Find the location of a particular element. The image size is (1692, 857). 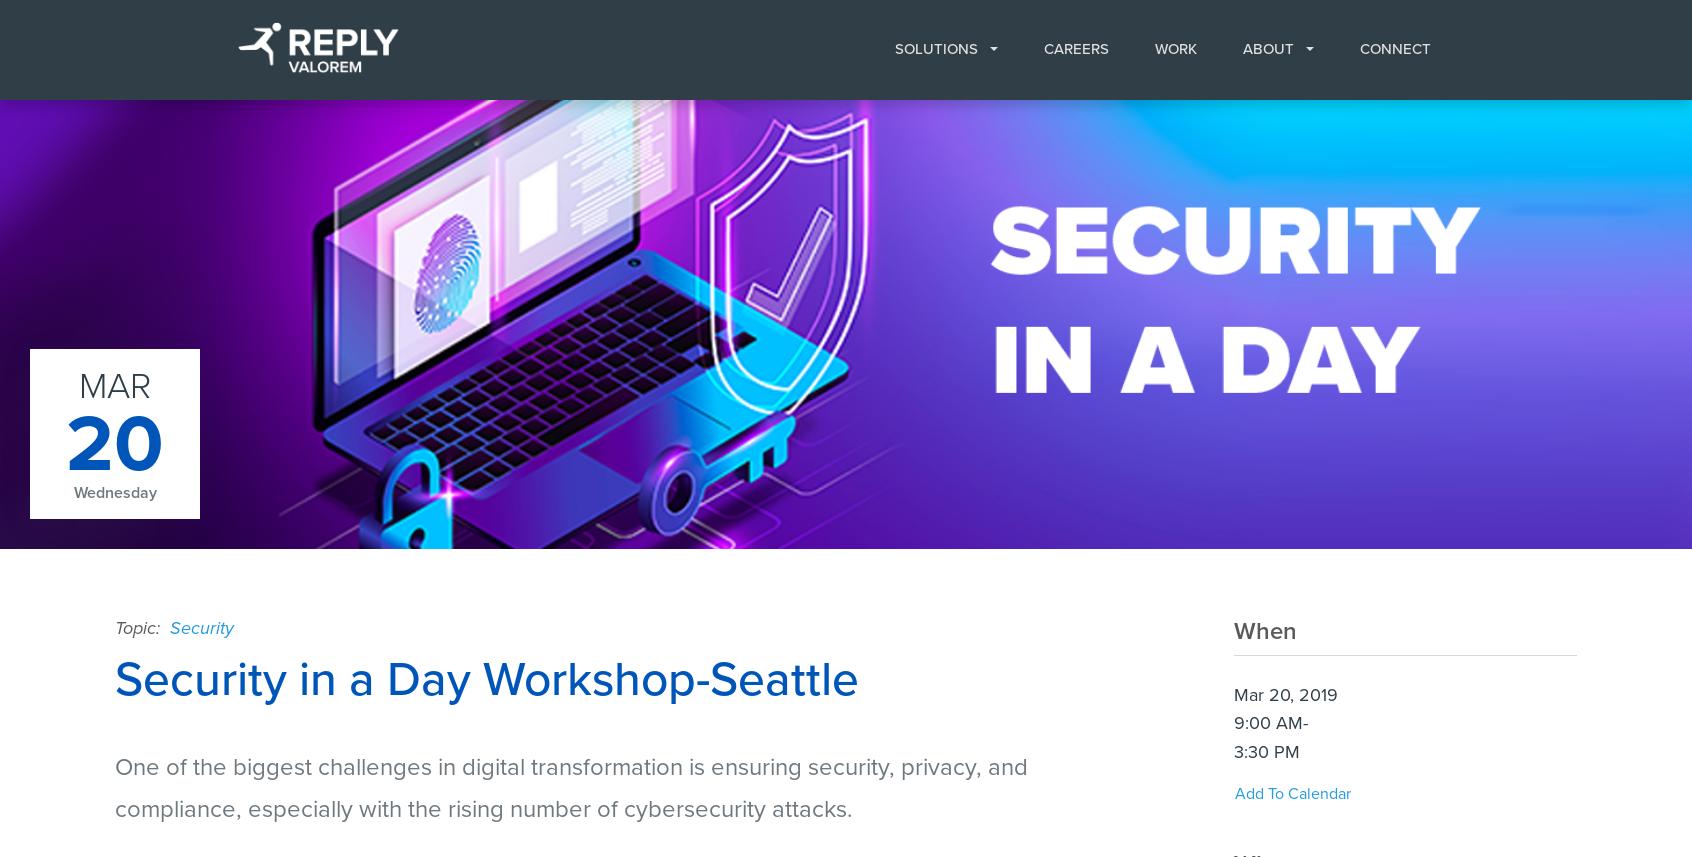

'Topic:' is located at coordinates (139, 628).